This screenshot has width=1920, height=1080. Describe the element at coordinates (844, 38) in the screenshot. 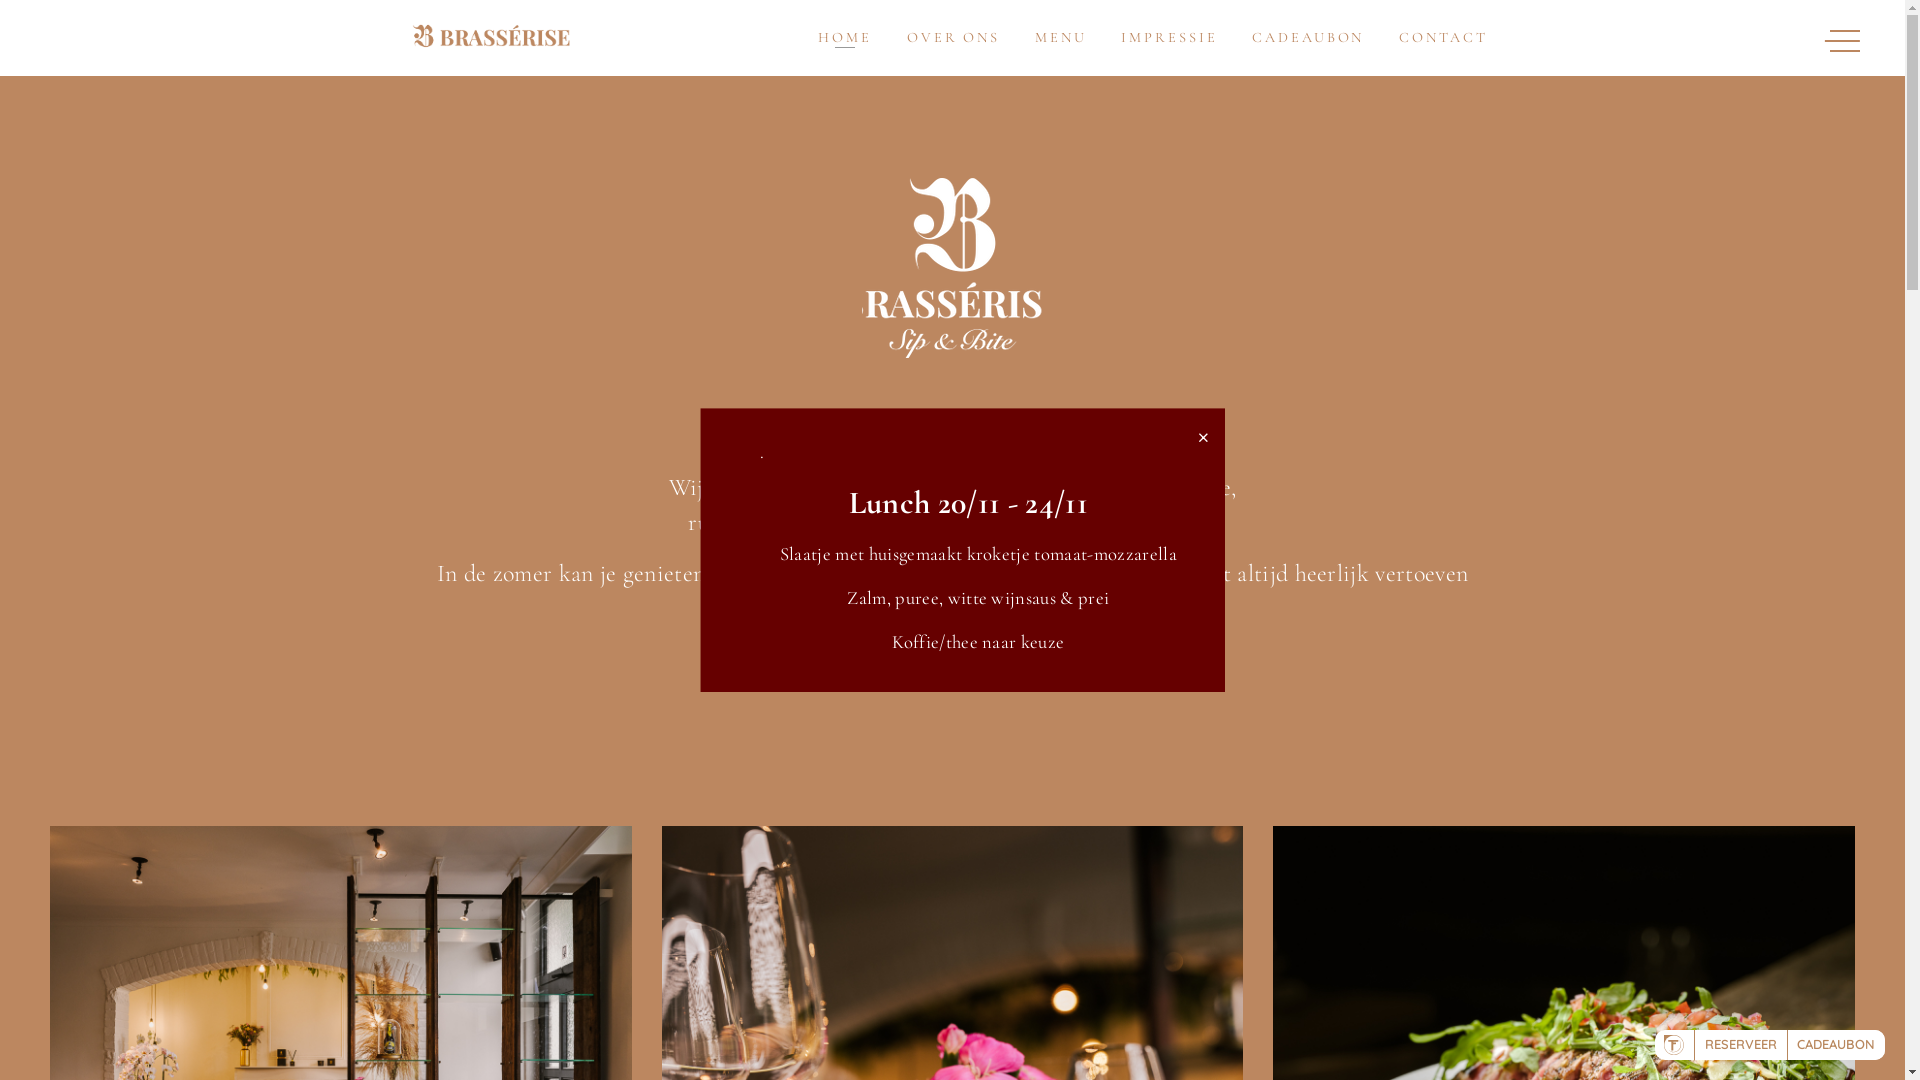

I see `'HOME'` at that location.